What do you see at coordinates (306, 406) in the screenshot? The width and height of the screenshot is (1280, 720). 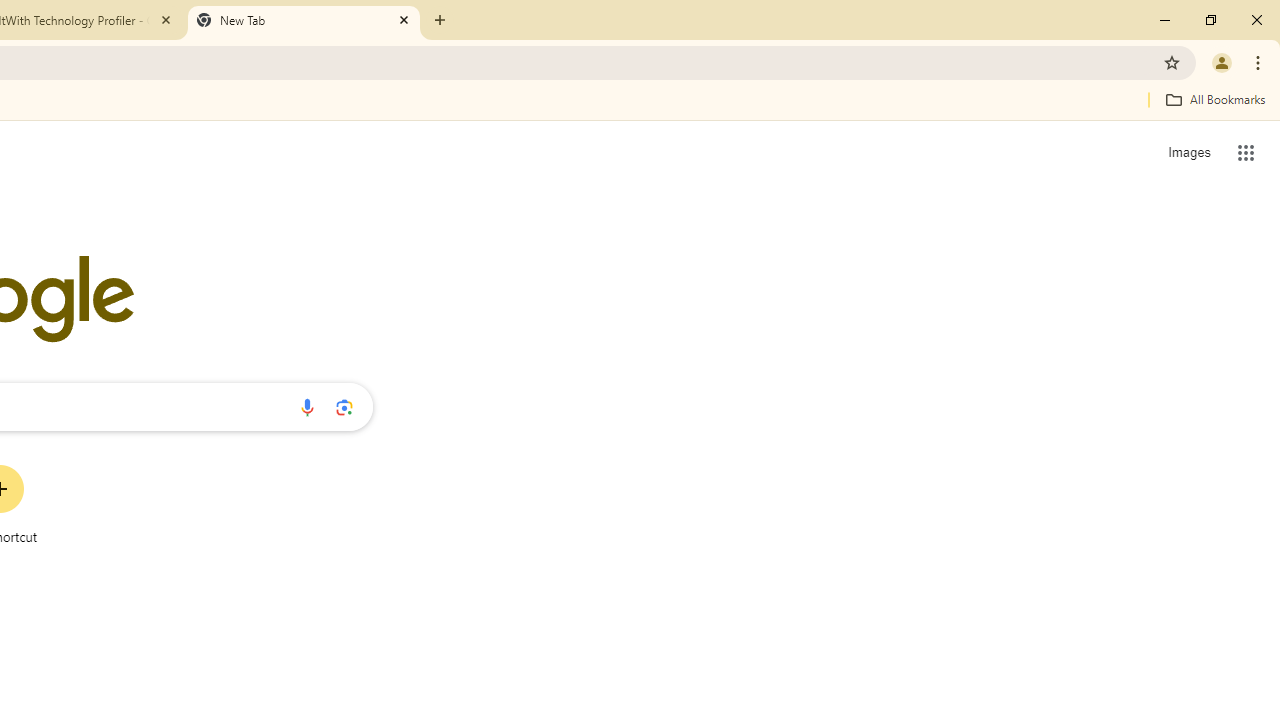 I see `'Search by voice'` at bounding box center [306, 406].